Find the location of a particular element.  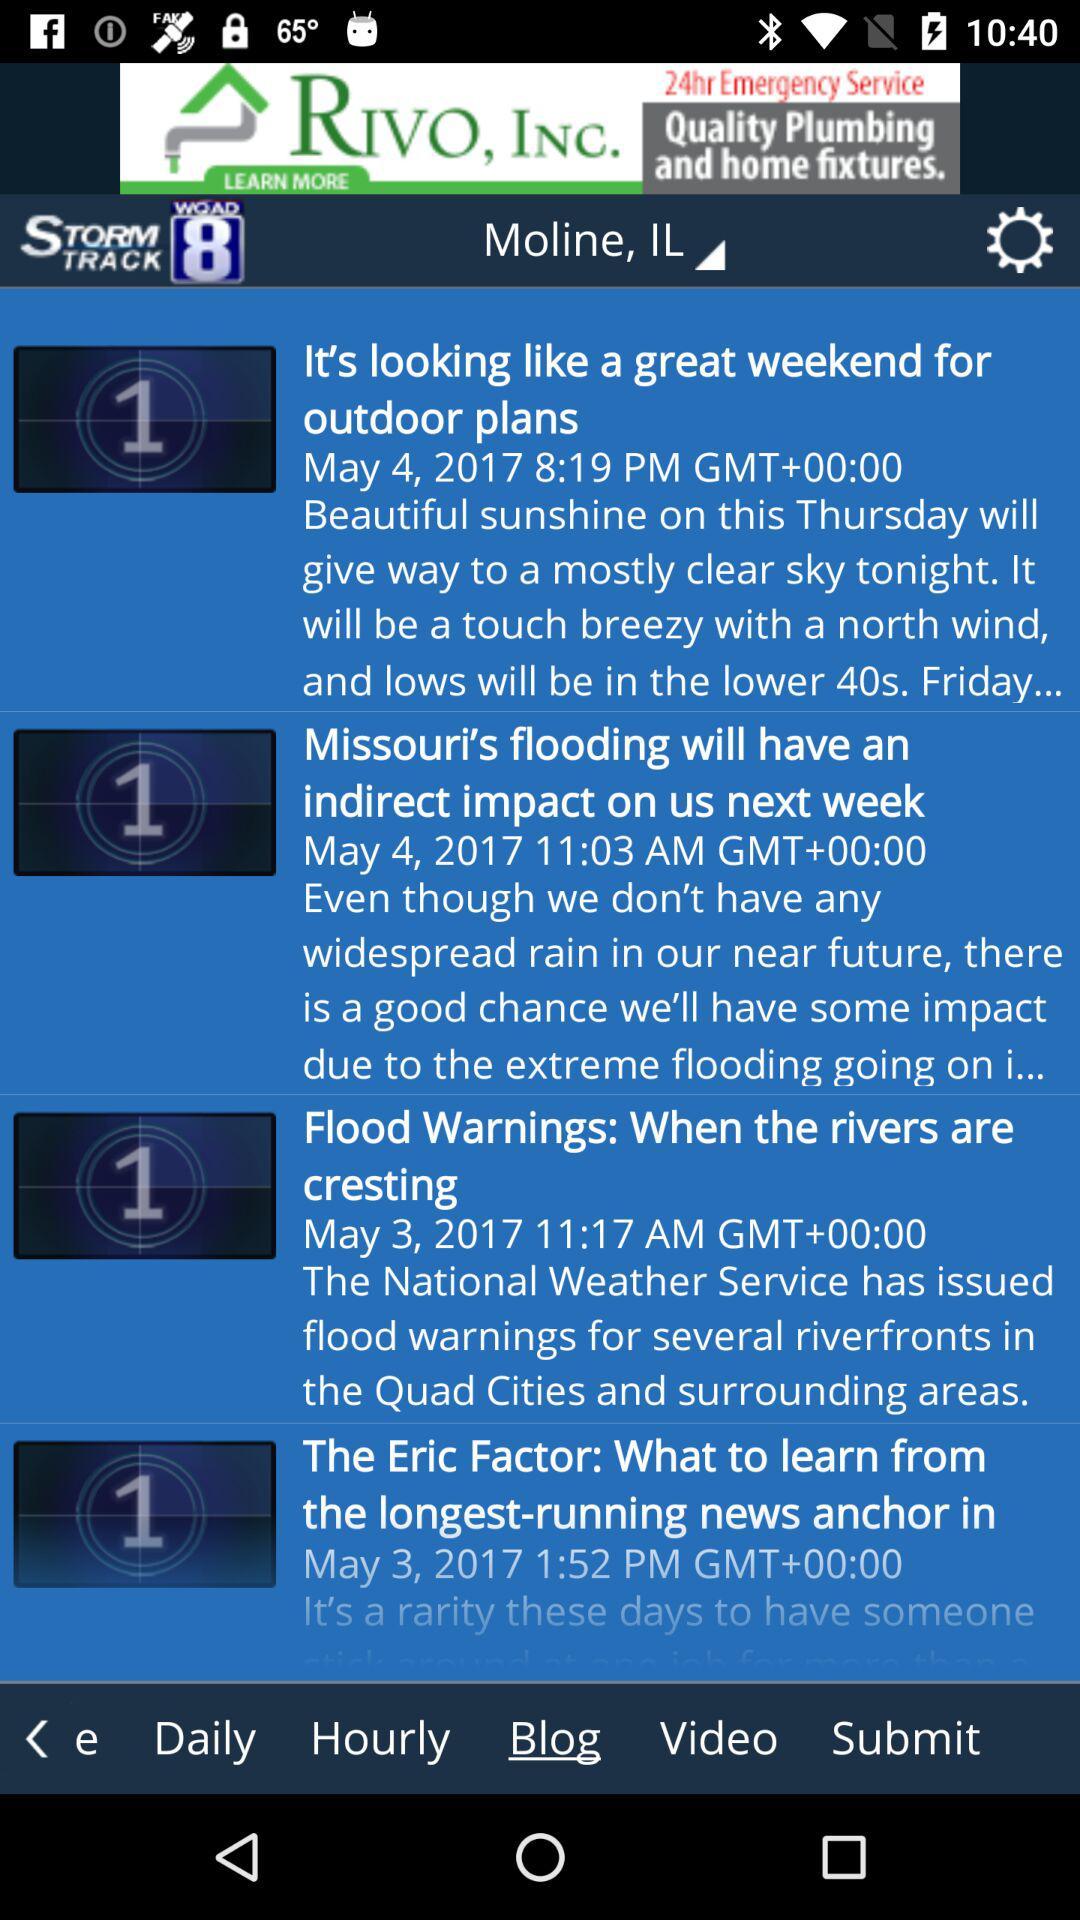

the arrow_backward icon is located at coordinates (36, 1737).